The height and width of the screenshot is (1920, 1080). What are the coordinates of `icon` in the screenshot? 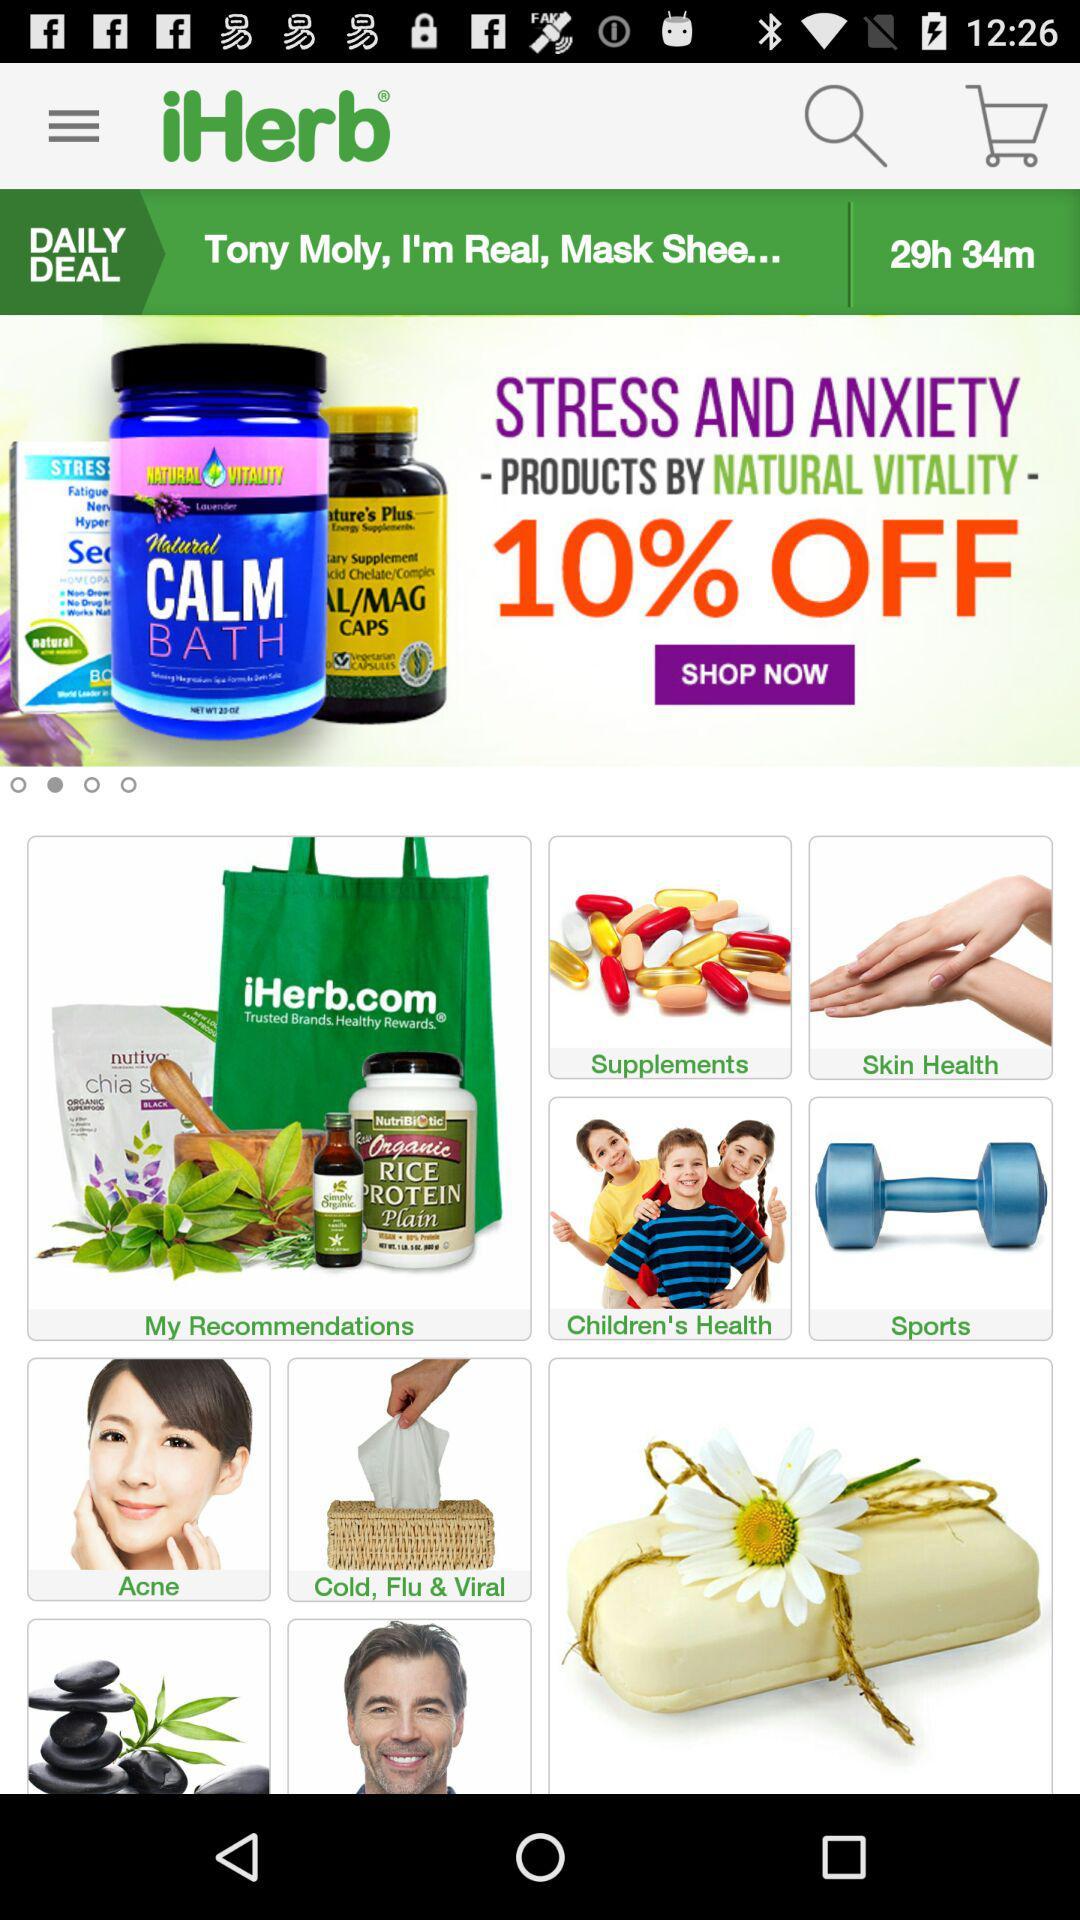 It's located at (72, 124).